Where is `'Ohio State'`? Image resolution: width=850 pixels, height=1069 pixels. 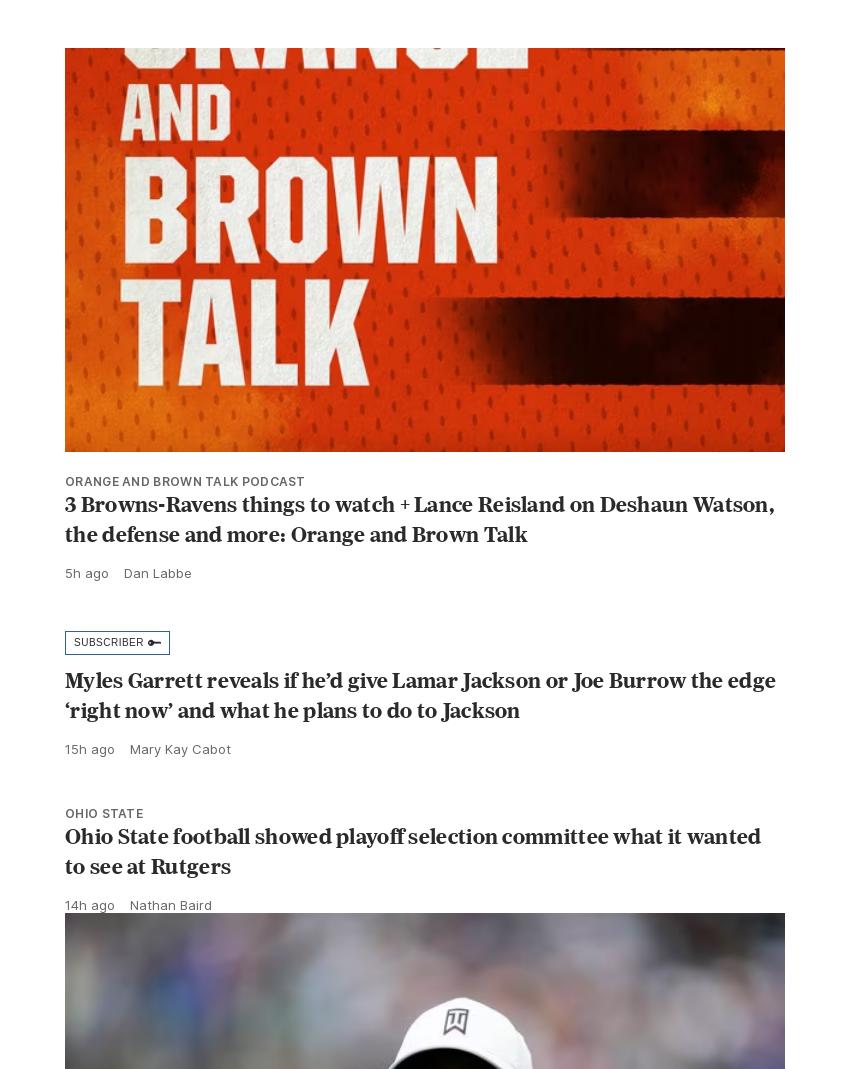 'Ohio State' is located at coordinates (65, 856).